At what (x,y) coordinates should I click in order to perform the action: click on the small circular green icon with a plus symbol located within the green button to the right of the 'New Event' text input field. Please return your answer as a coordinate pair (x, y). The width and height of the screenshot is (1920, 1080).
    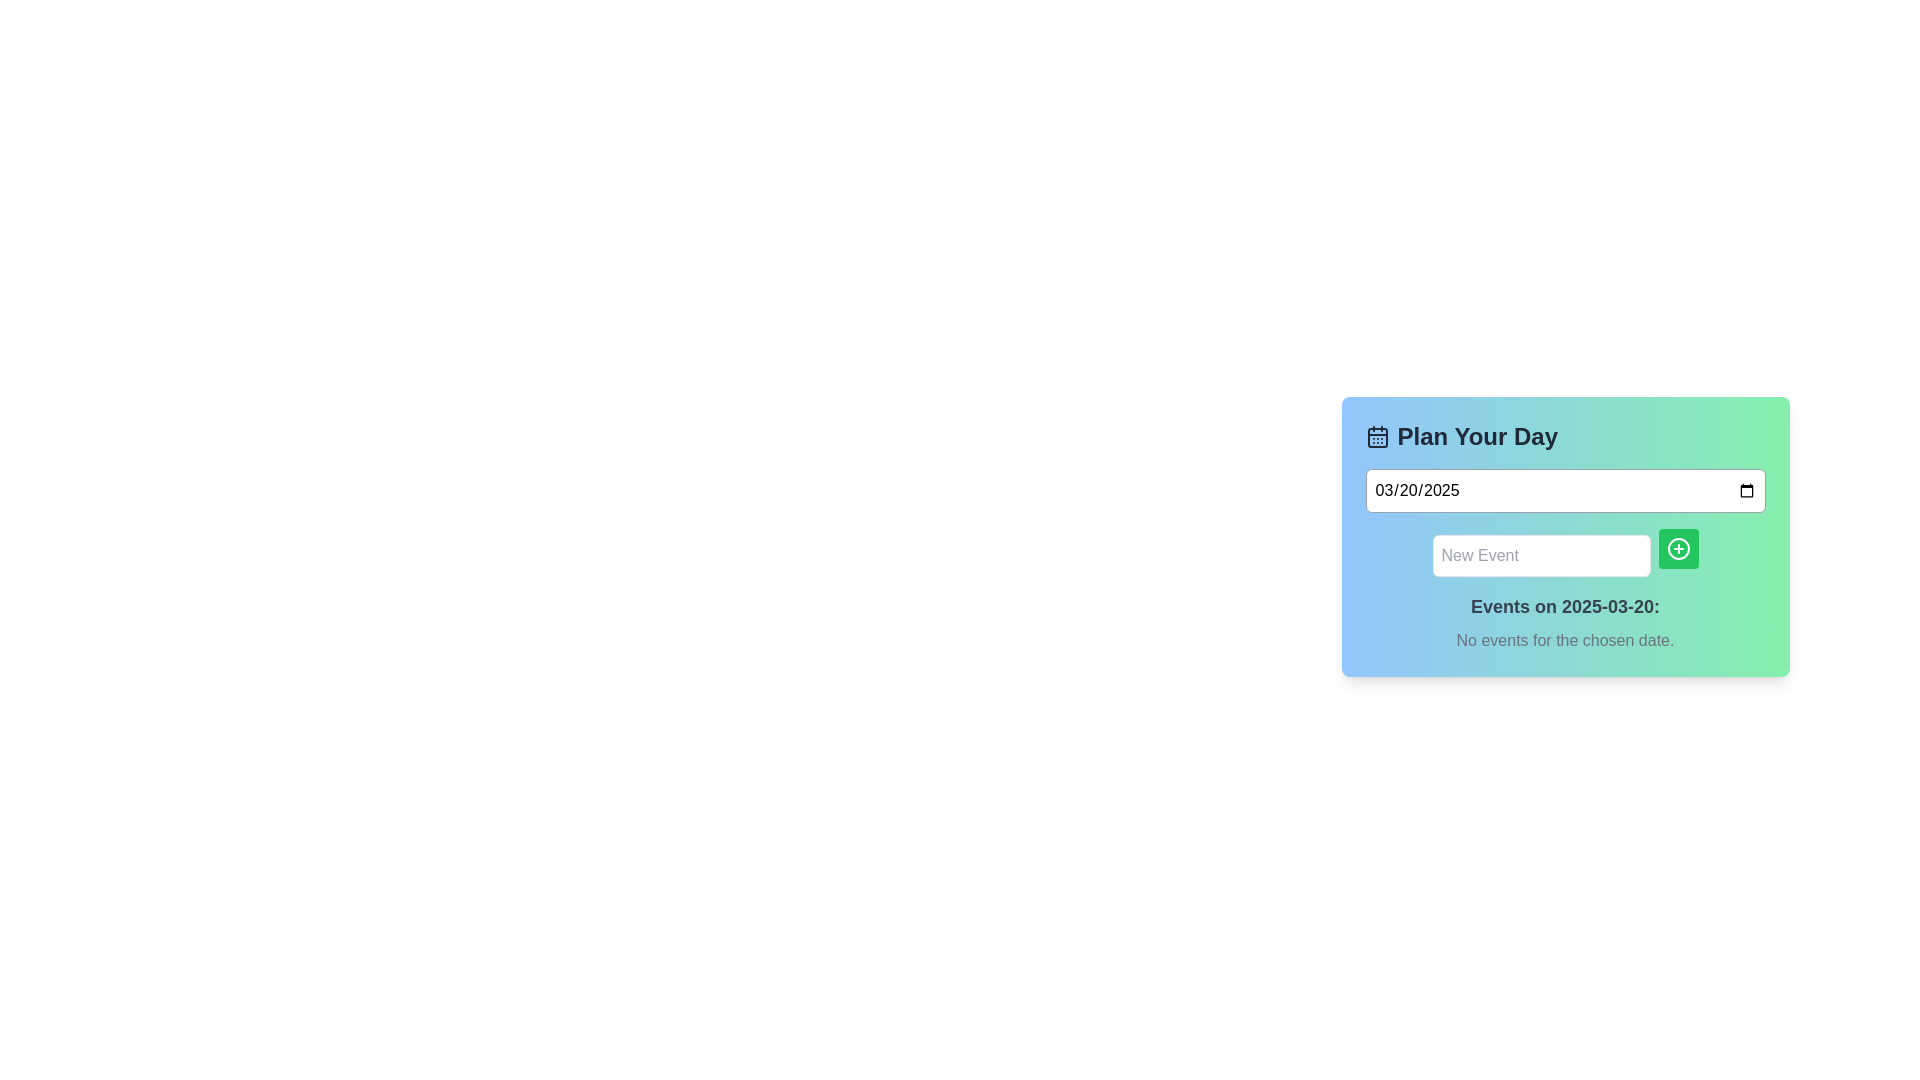
    Looking at the image, I should click on (1678, 548).